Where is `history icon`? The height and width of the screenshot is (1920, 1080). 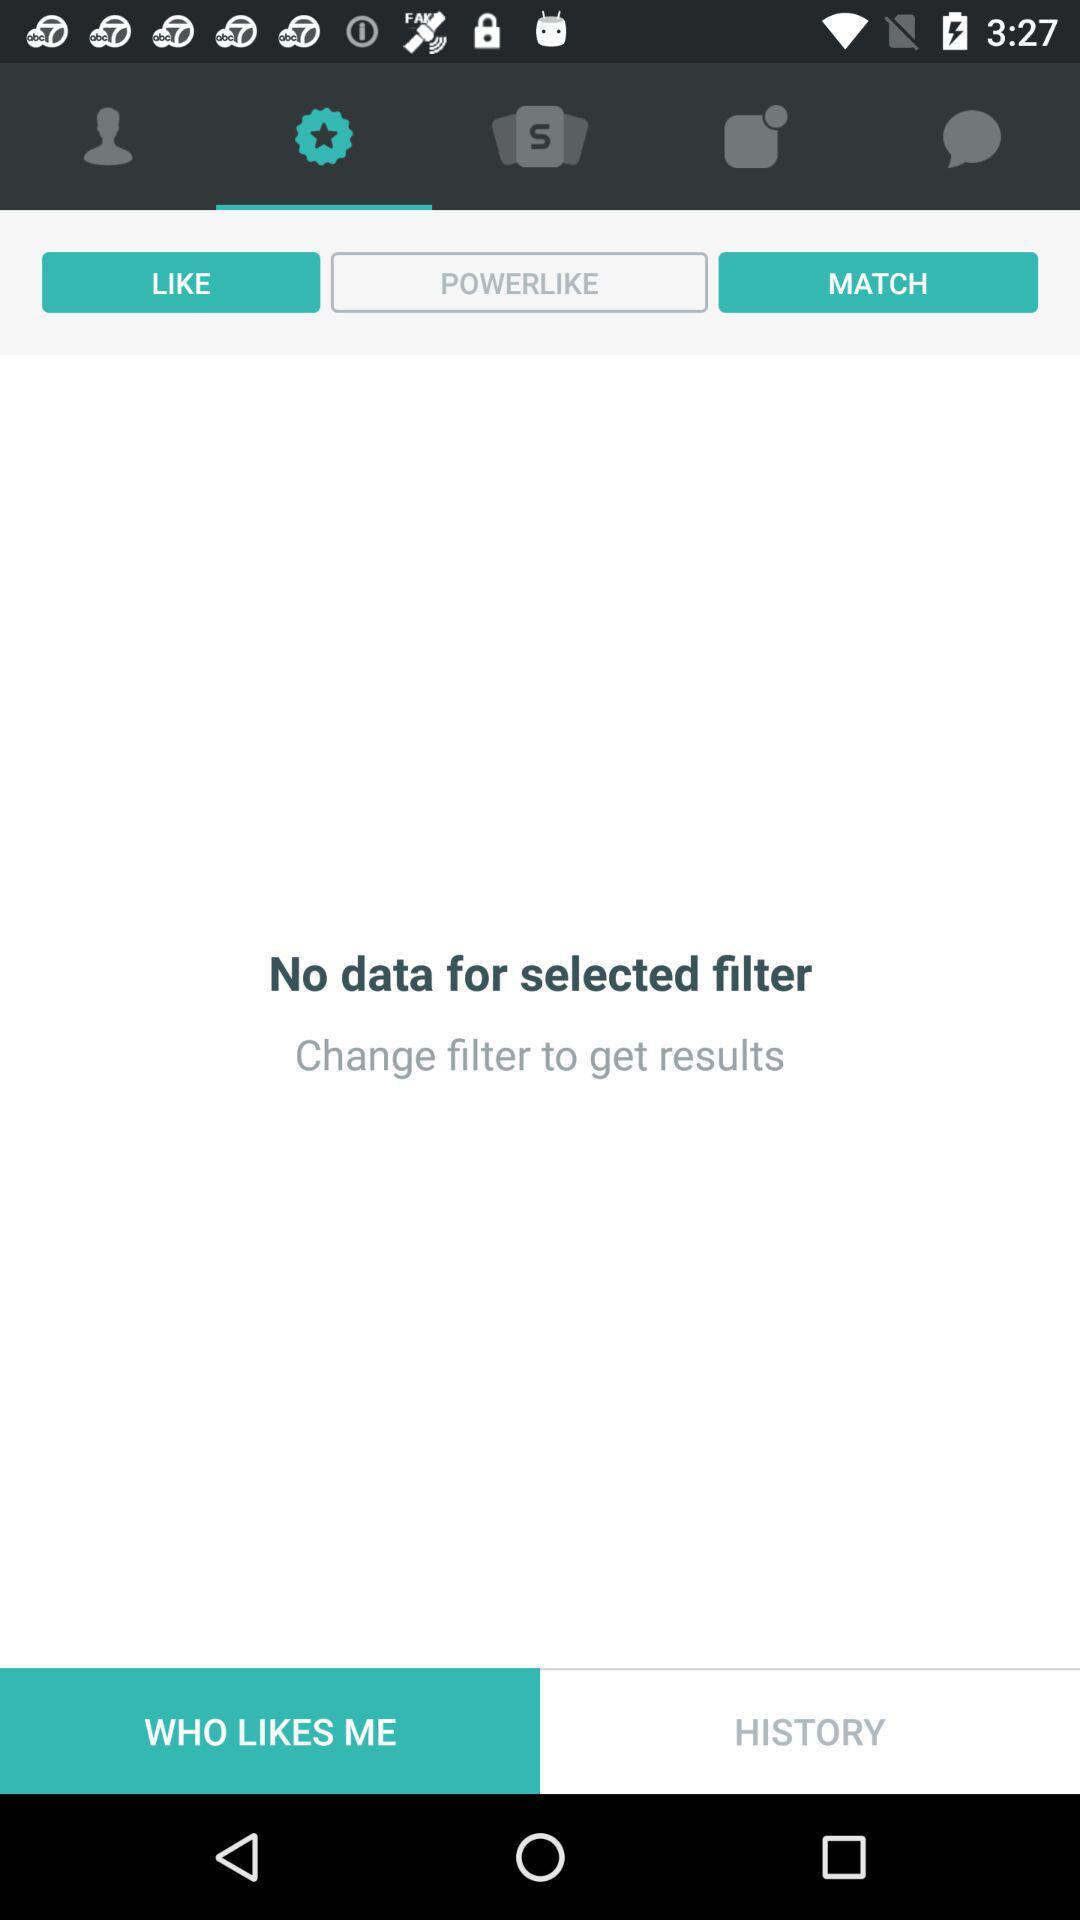 history icon is located at coordinates (810, 1730).